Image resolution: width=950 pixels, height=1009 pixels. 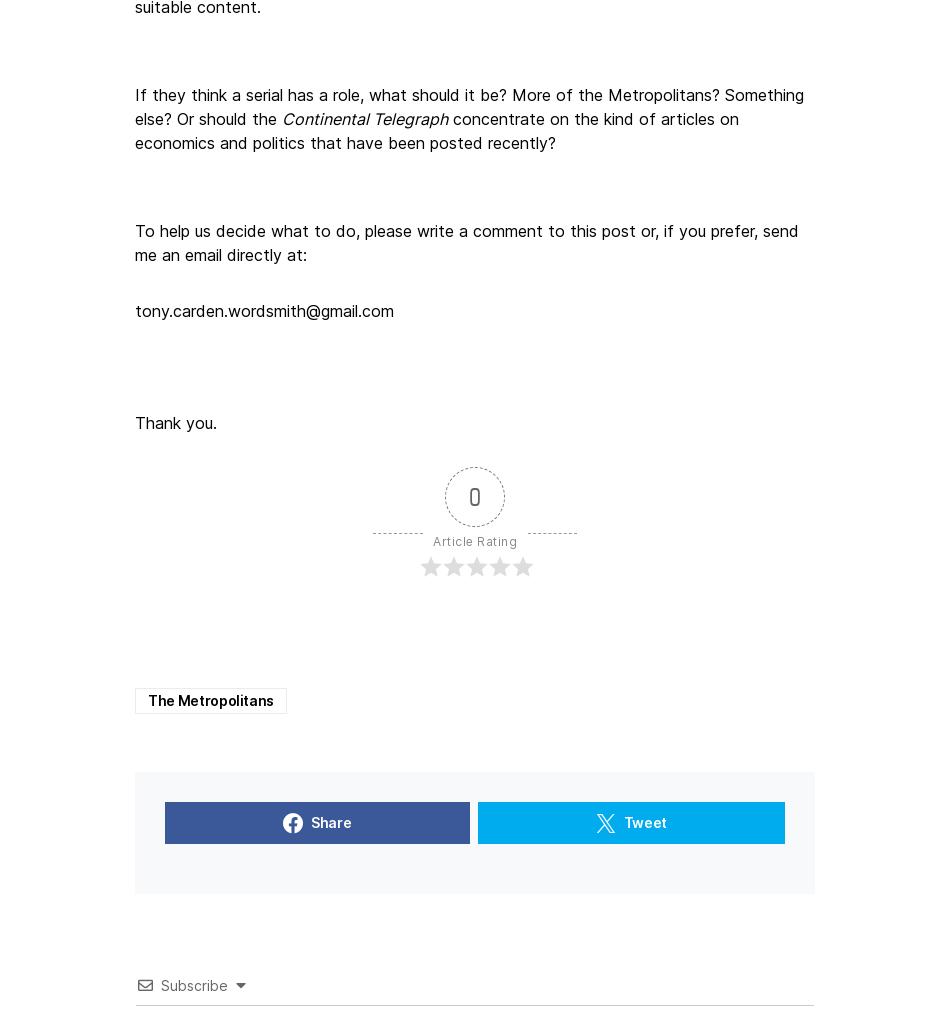 I want to click on 'Subscribe', so click(x=161, y=984).